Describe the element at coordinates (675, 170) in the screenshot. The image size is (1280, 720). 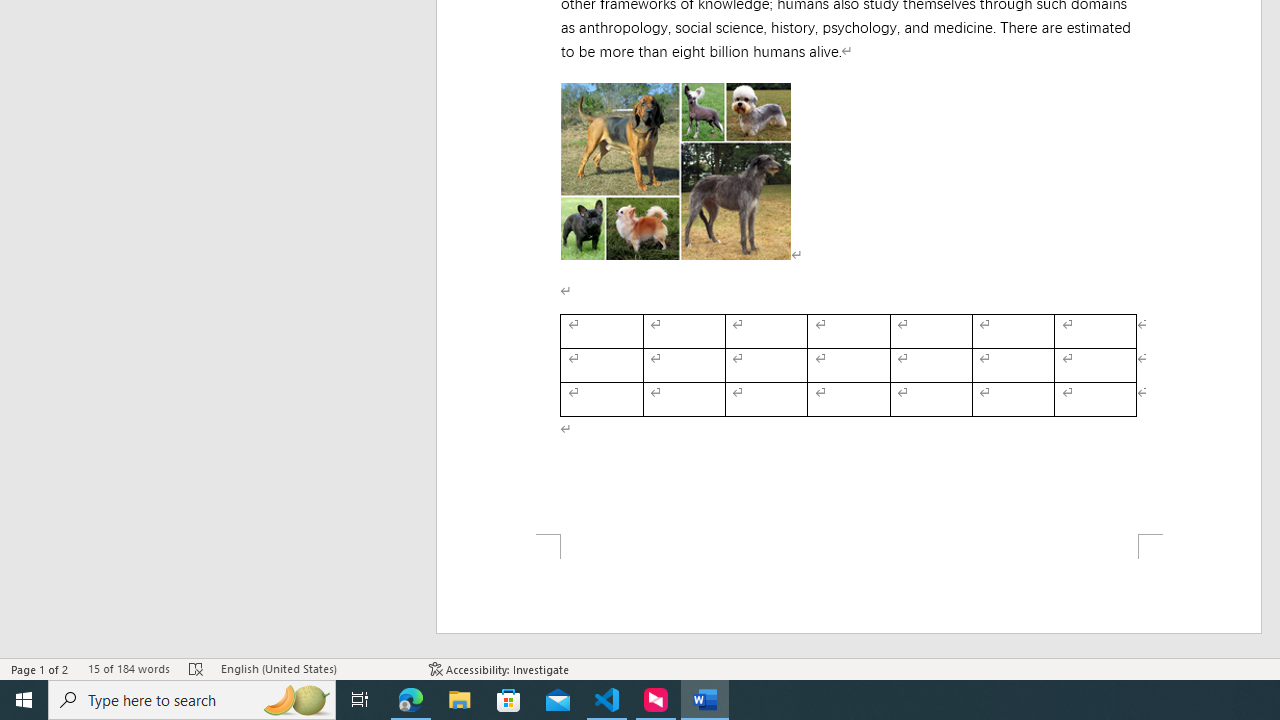
I see `'Morphological variation in six dogs'` at that location.